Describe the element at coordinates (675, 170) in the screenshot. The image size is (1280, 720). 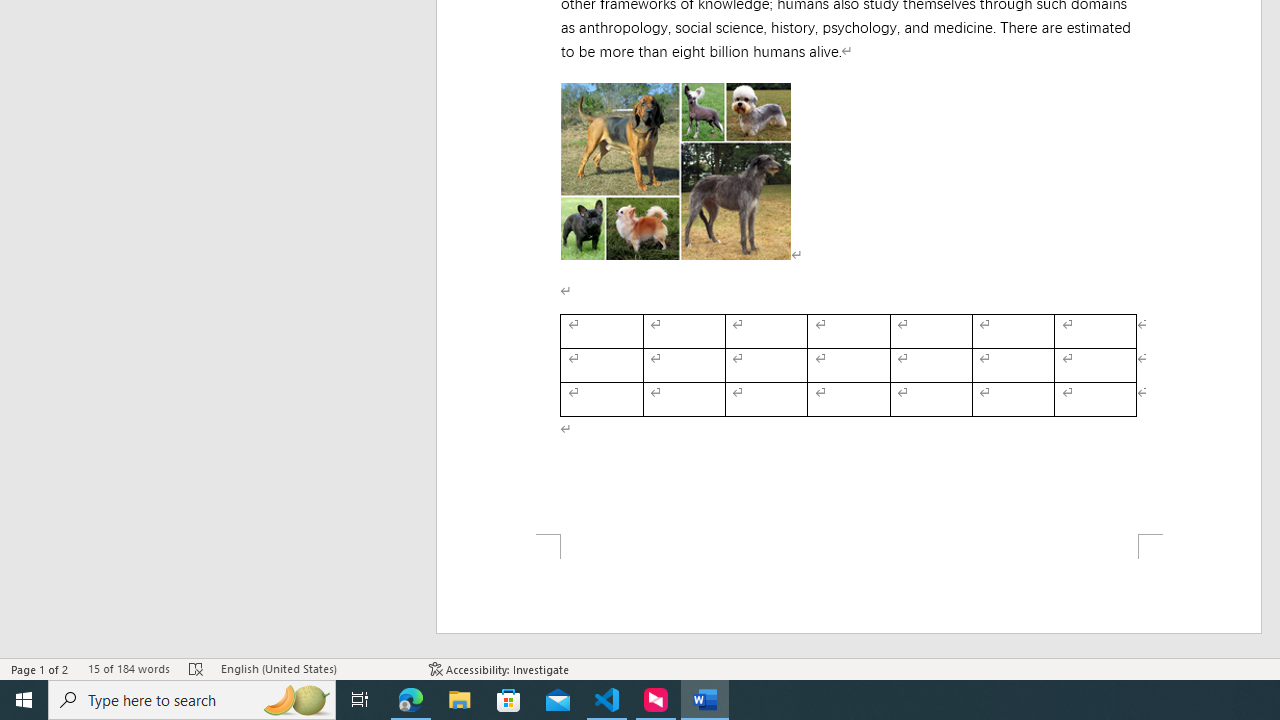
I see `'Morphological variation in six dogs'` at that location.